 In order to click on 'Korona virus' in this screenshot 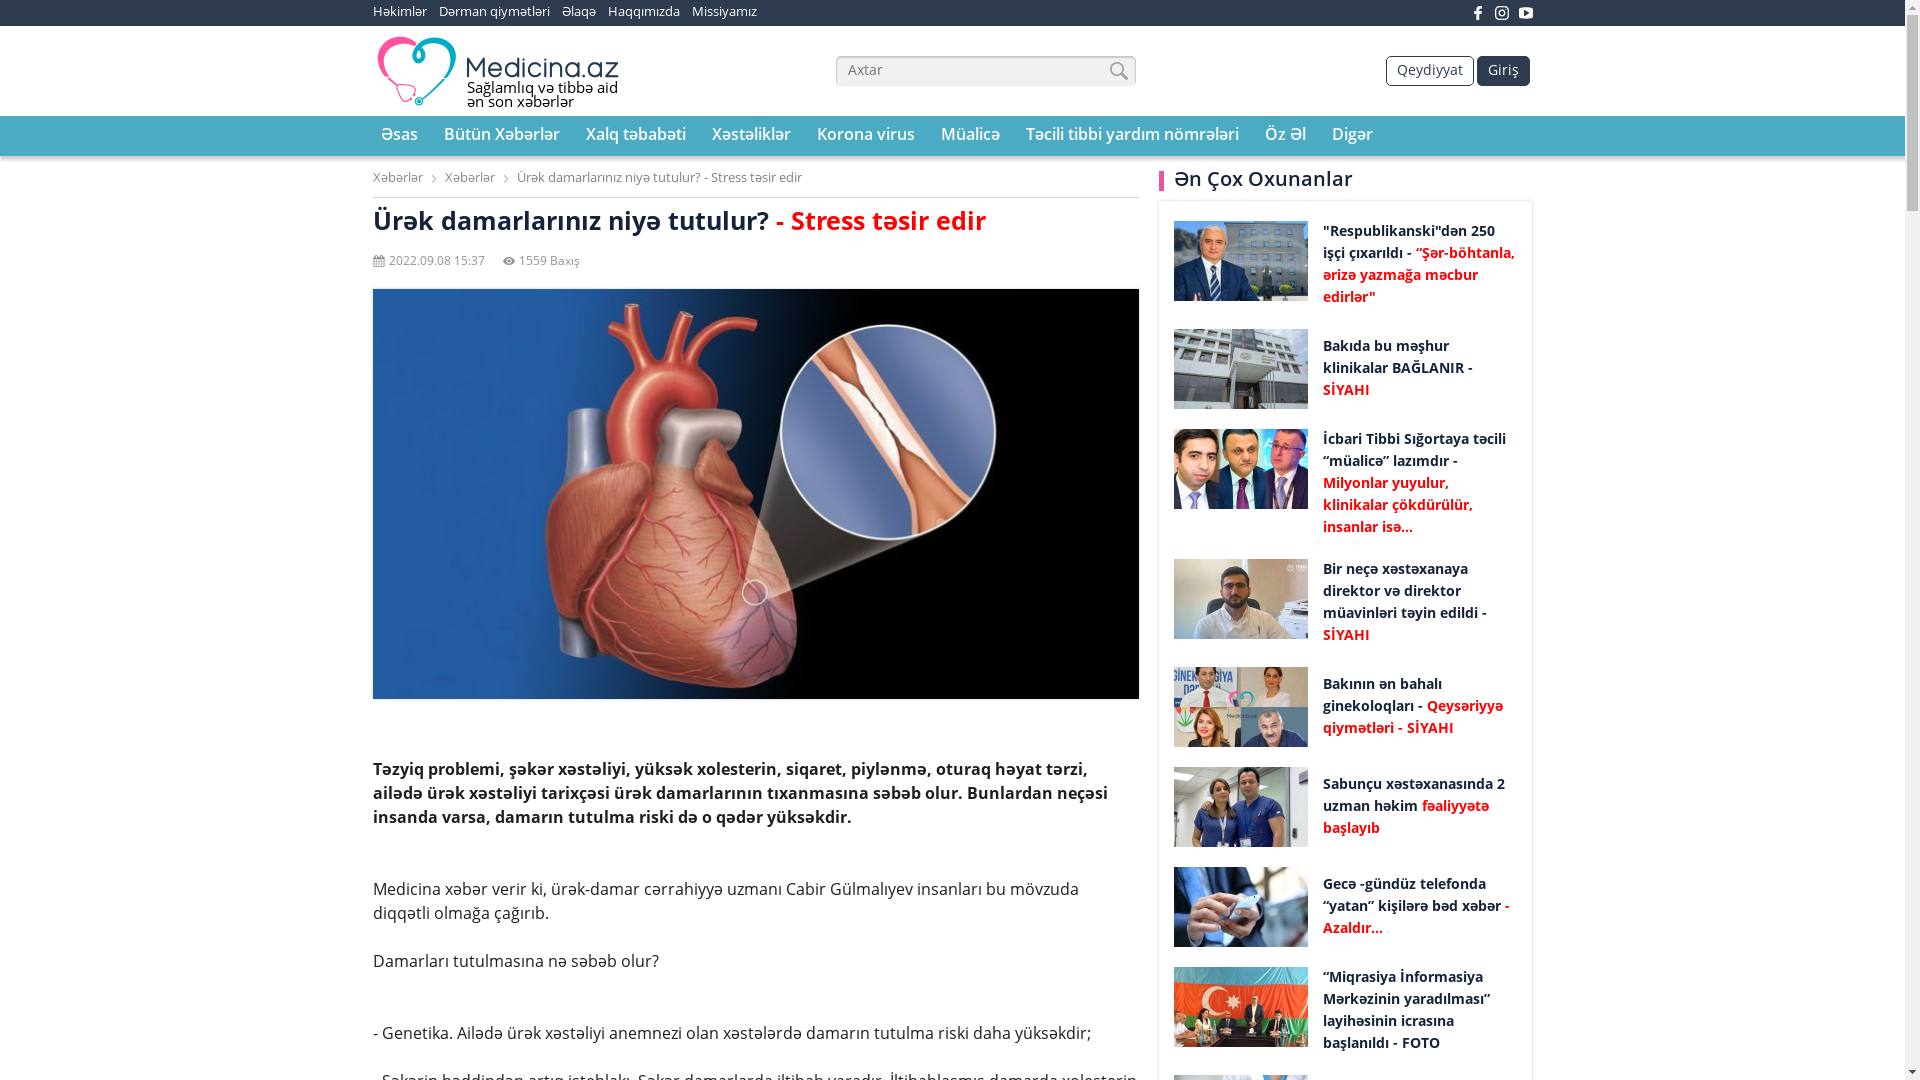, I will do `click(864, 135)`.